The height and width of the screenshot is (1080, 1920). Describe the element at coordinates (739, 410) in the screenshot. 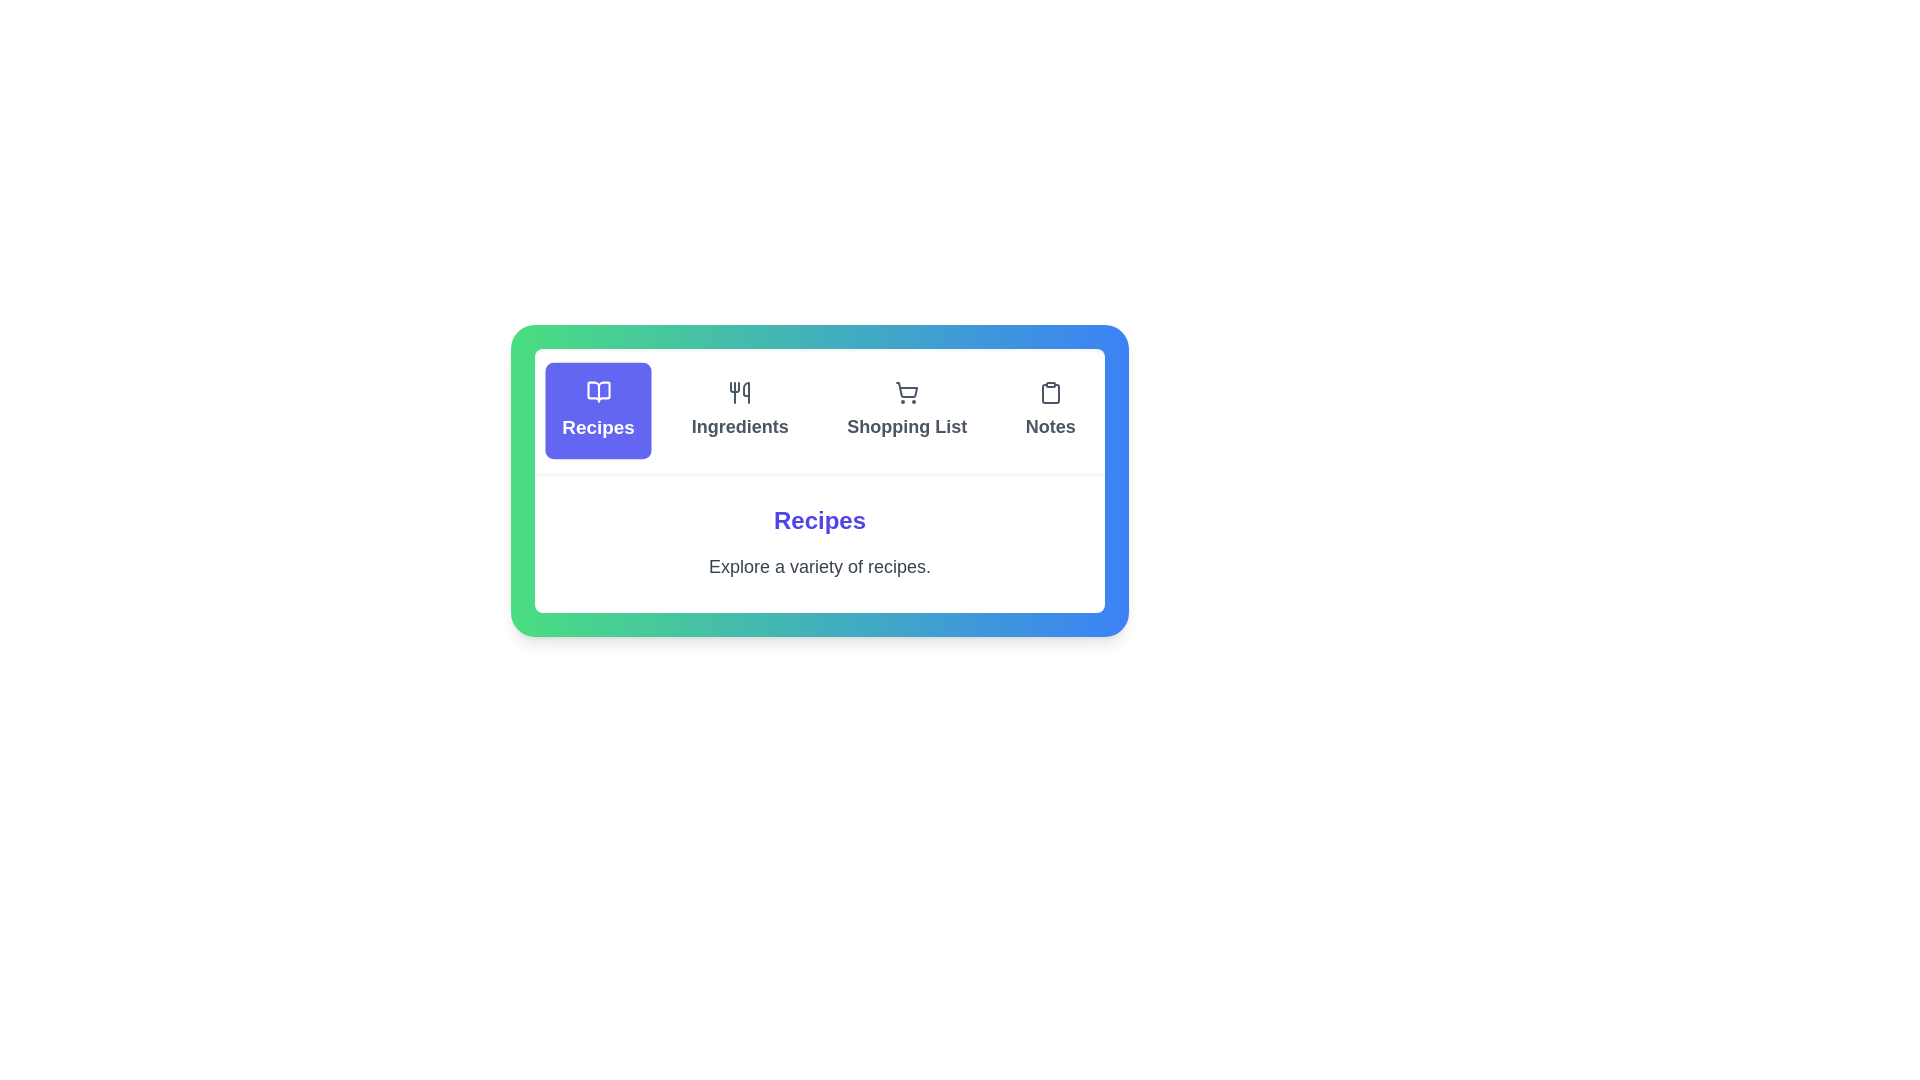

I see `the Ingredients tab by clicking on it` at that location.